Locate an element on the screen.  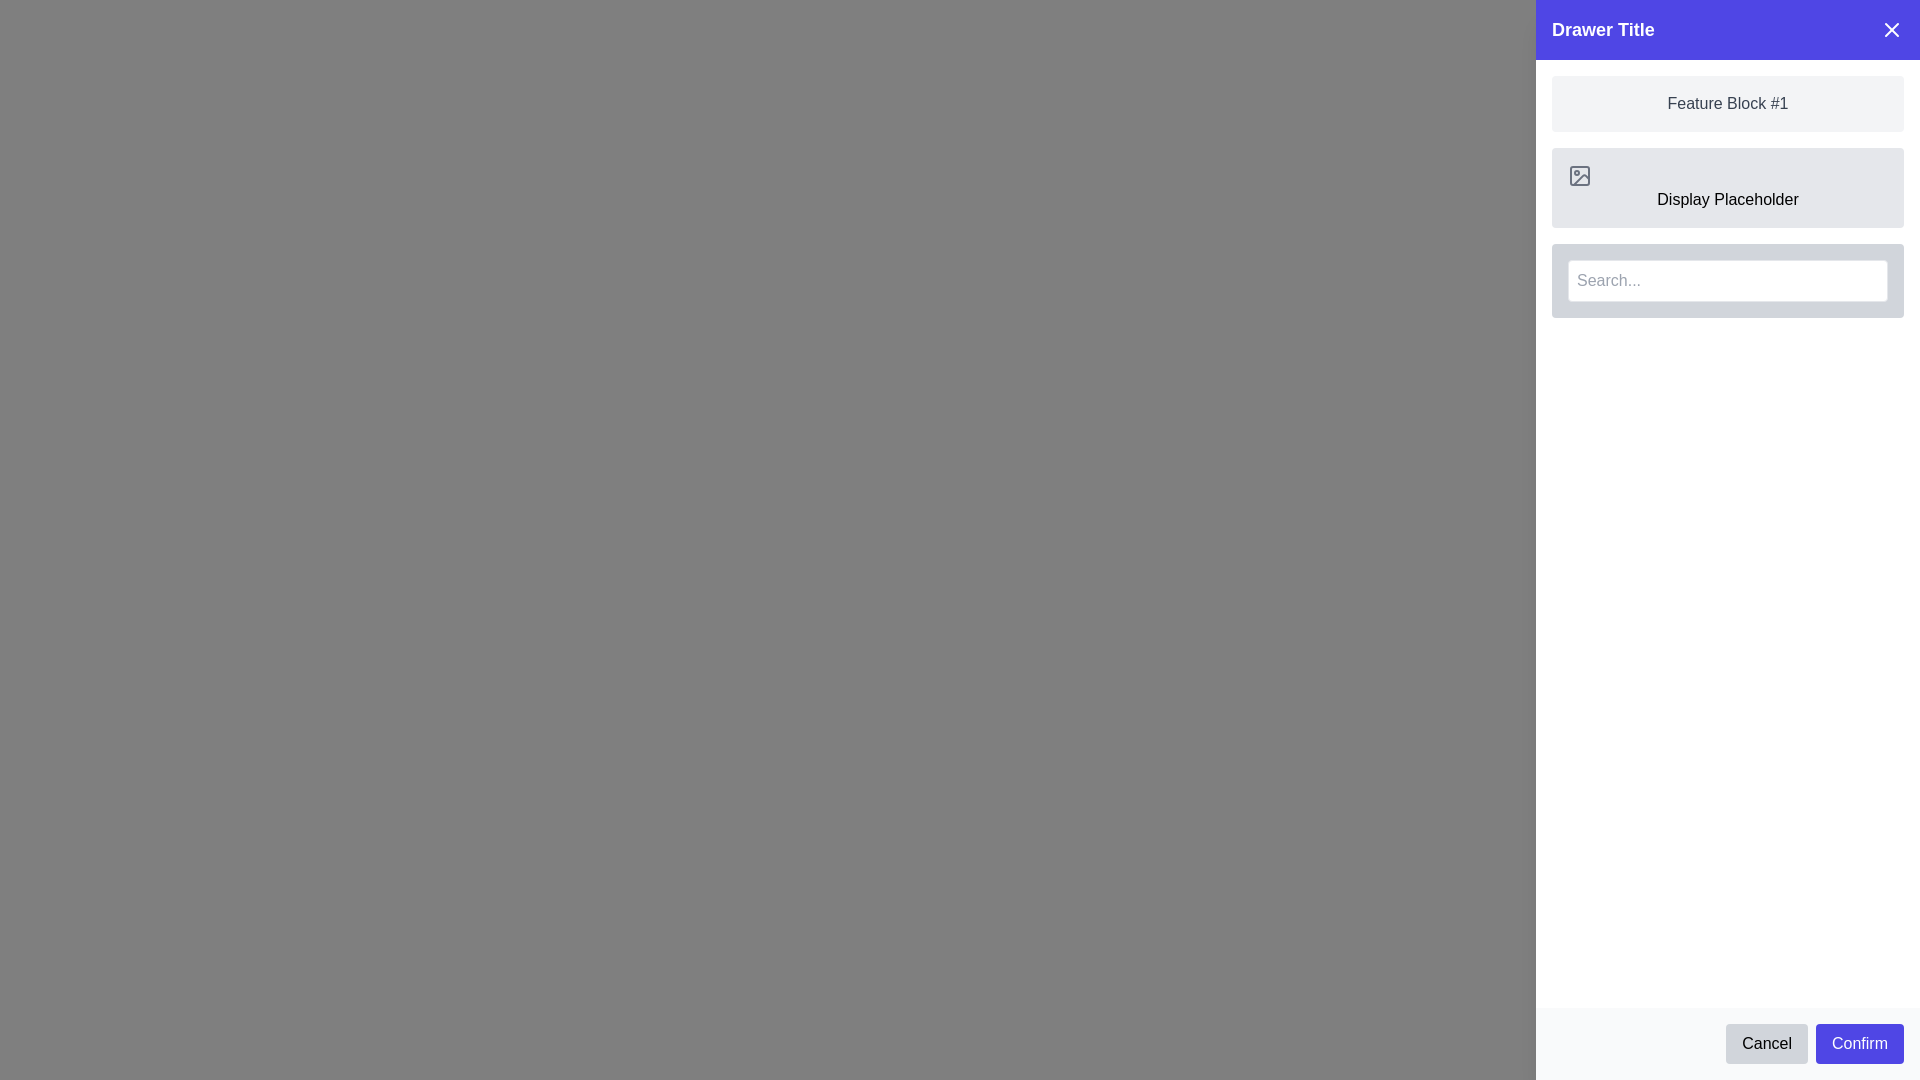
the 'Close' button located in the top-right corner of the drawer titled 'Drawer Title' is located at coordinates (1879, 39).